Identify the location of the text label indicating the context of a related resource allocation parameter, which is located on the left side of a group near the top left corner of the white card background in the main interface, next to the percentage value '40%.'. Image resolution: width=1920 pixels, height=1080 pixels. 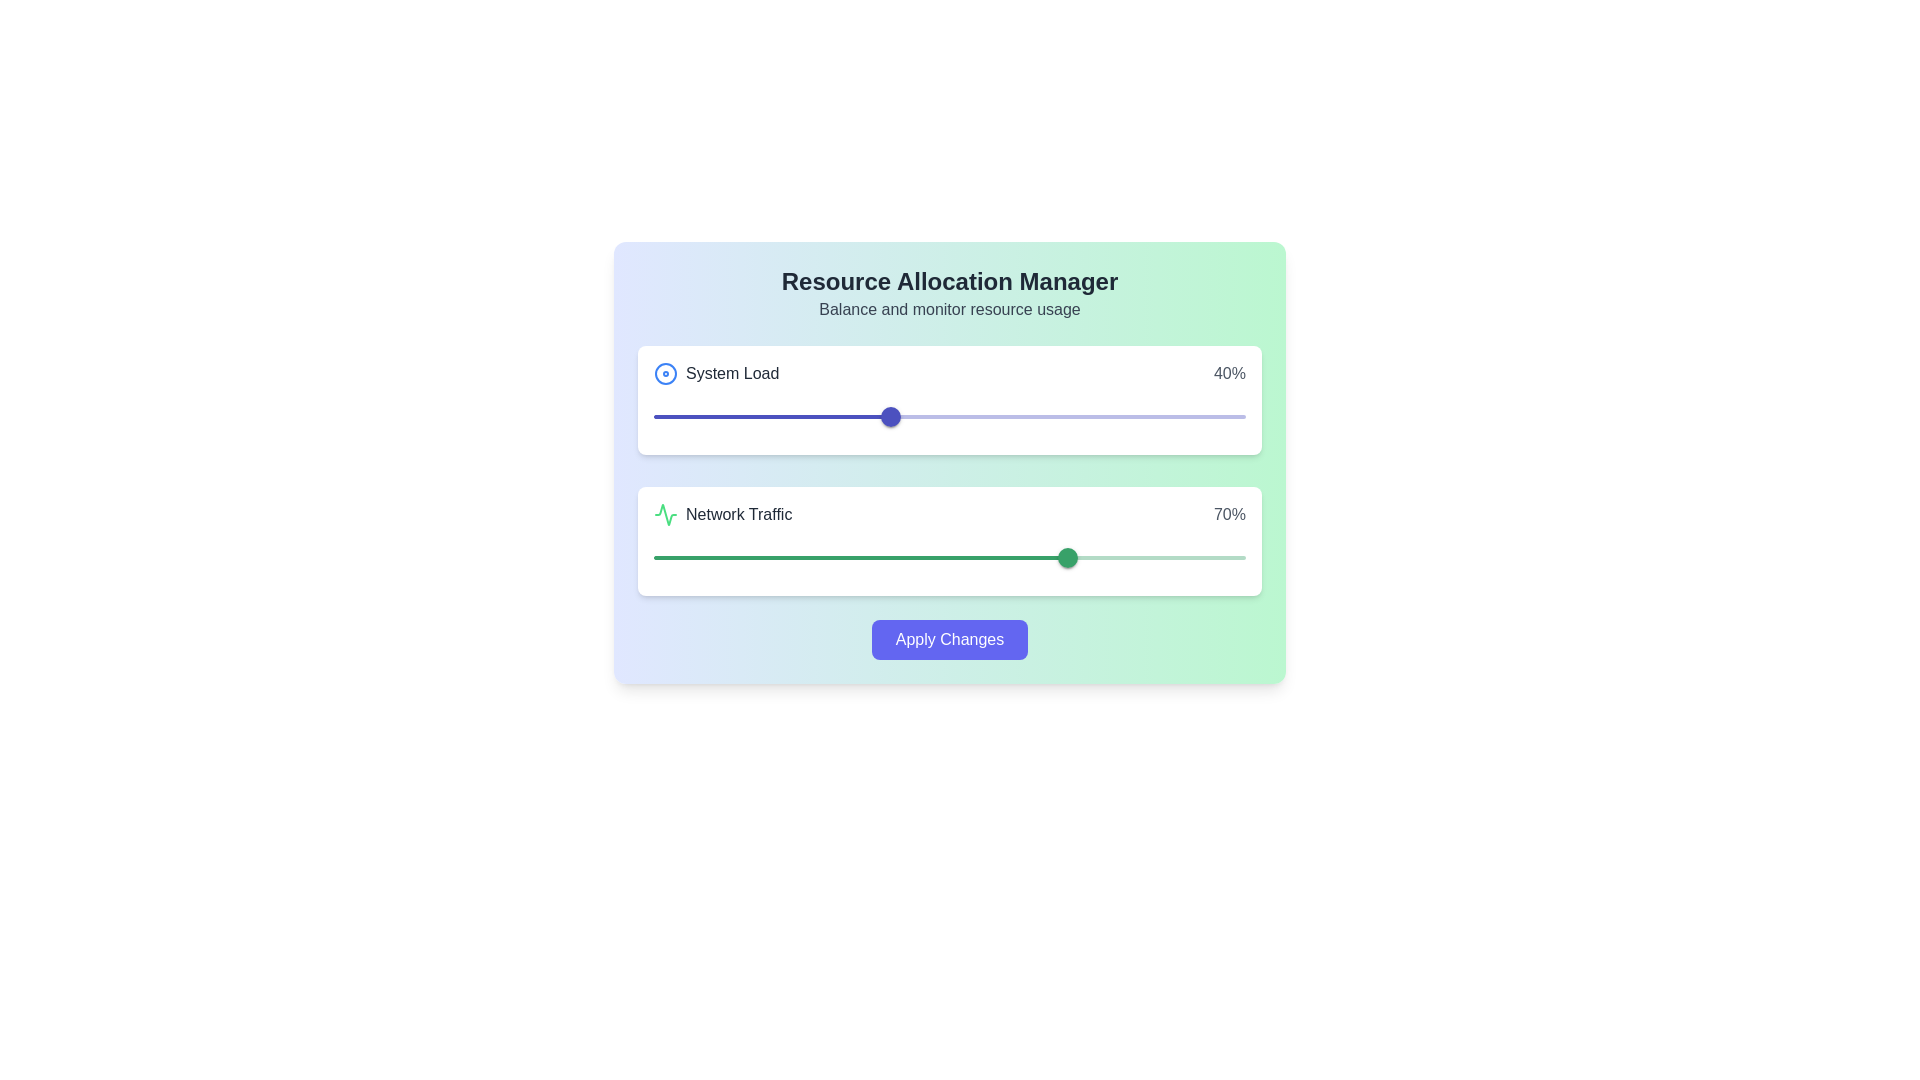
(716, 374).